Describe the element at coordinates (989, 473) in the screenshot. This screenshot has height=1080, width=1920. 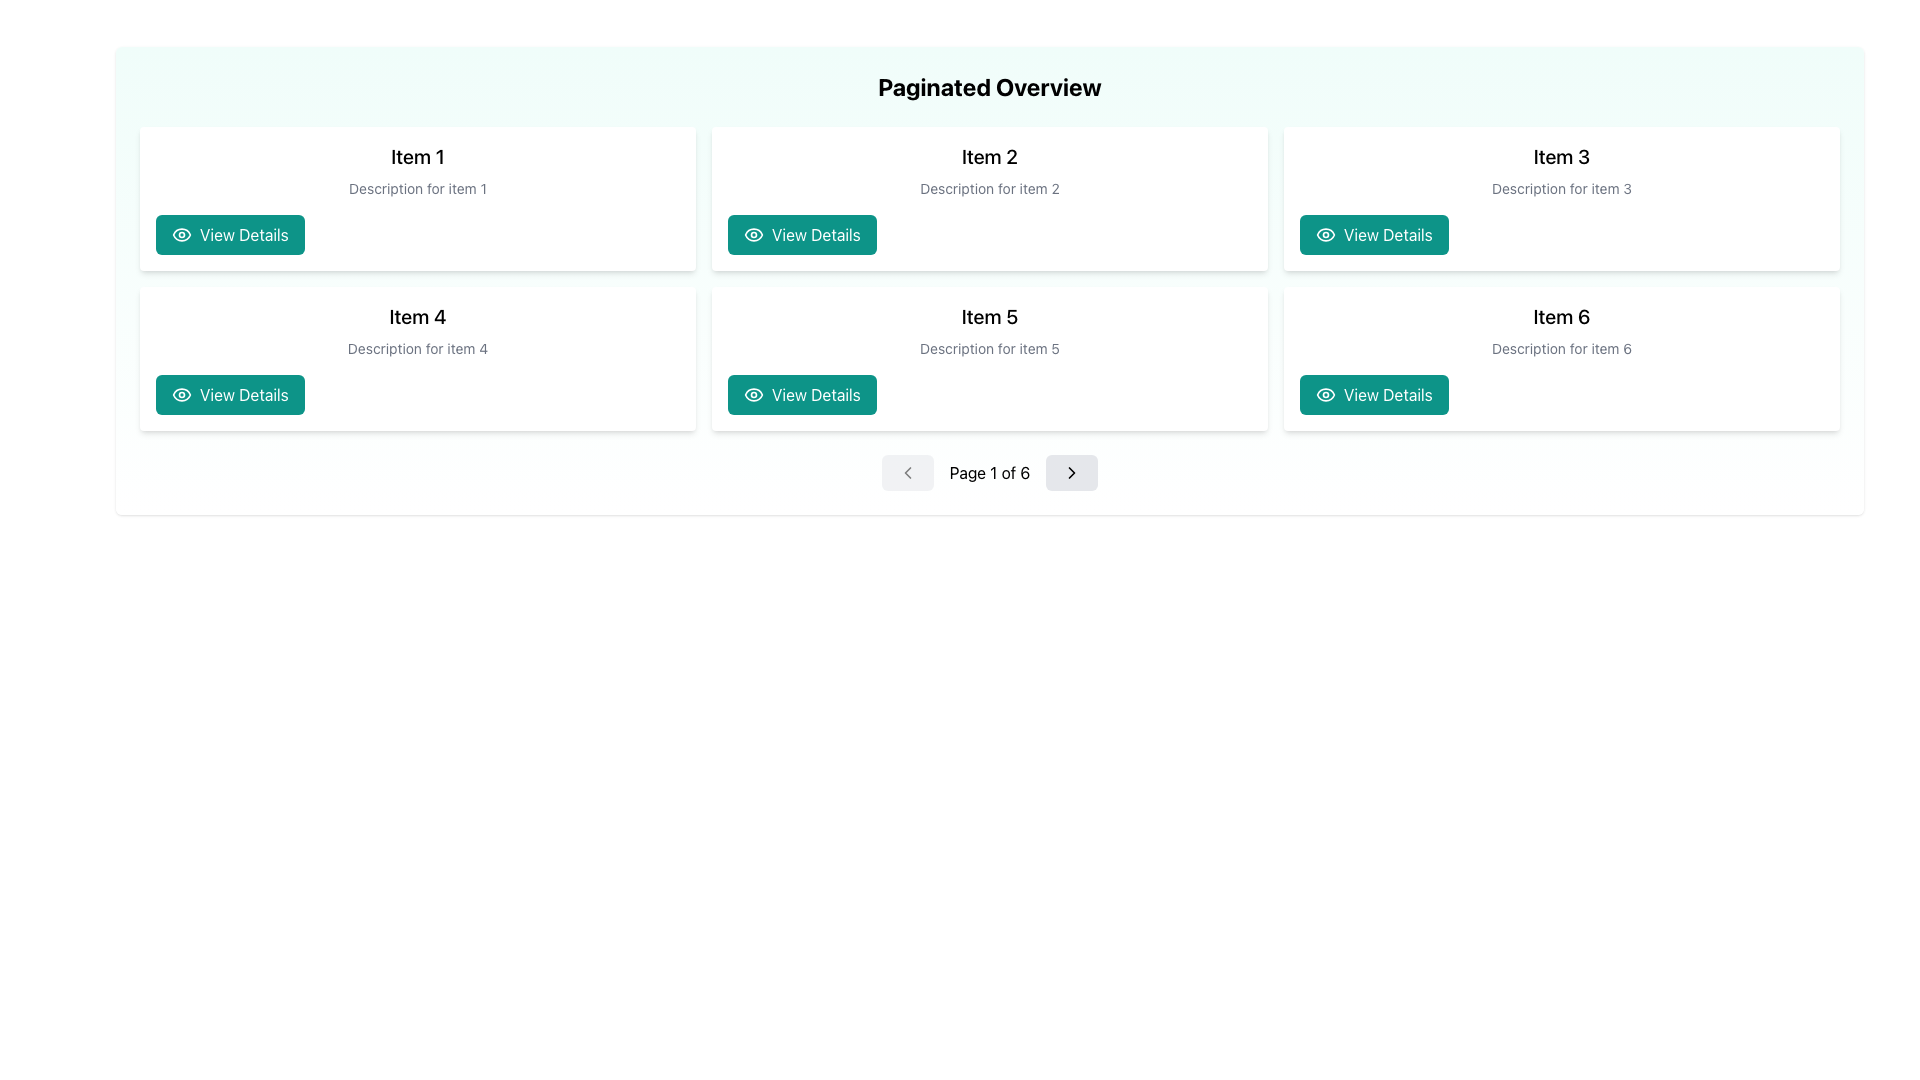
I see `the text label displaying 'Page 1 of 6' located centrally under the pagination toolbar` at that location.